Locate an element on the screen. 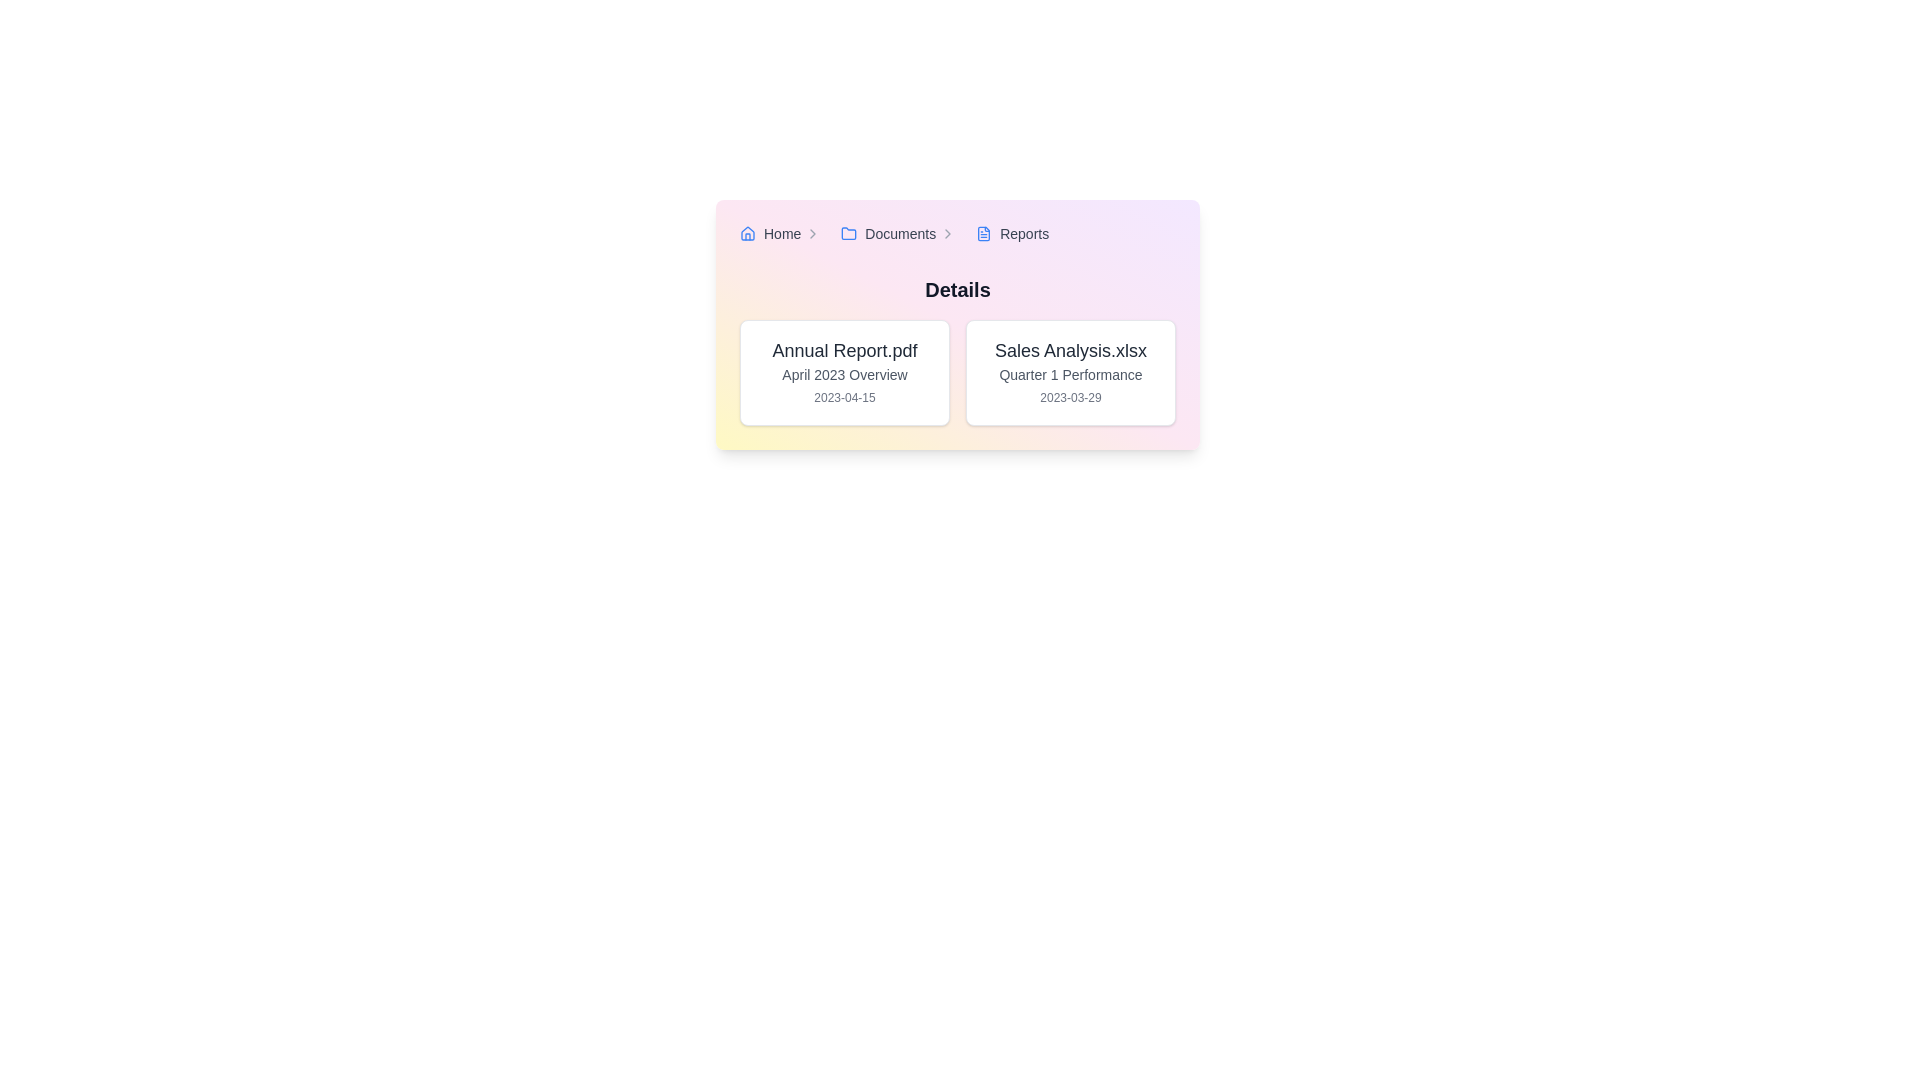 This screenshot has width=1920, height=1080. the interactive hyperlink labeled 'Documents' is located at coordinates (899, 233).